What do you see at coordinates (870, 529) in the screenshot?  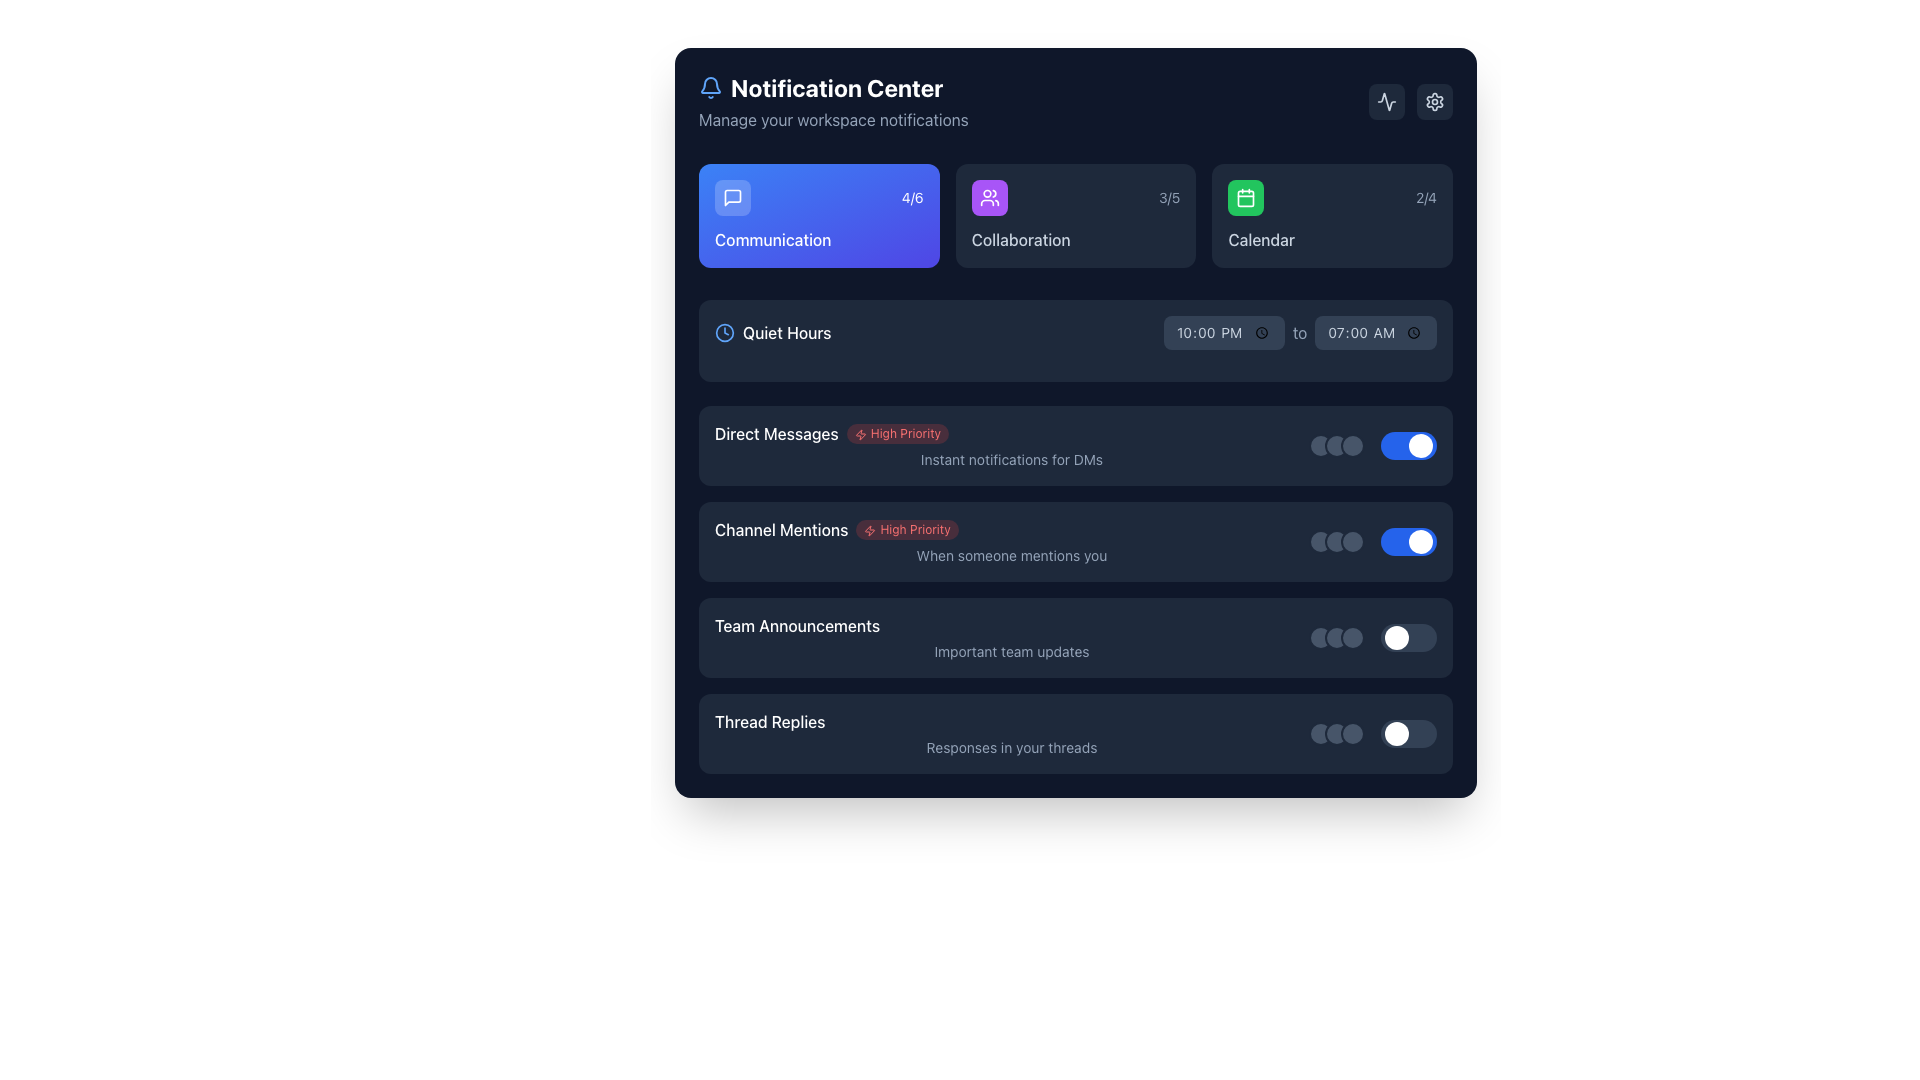 I see `the visual cue provided by the high priority SVG graphic icon located within the 'High Priority' label, positioned on the left side adjacent to 'Direct Messages' or 'Channel Mentions'` at bounding box center [870, 529].